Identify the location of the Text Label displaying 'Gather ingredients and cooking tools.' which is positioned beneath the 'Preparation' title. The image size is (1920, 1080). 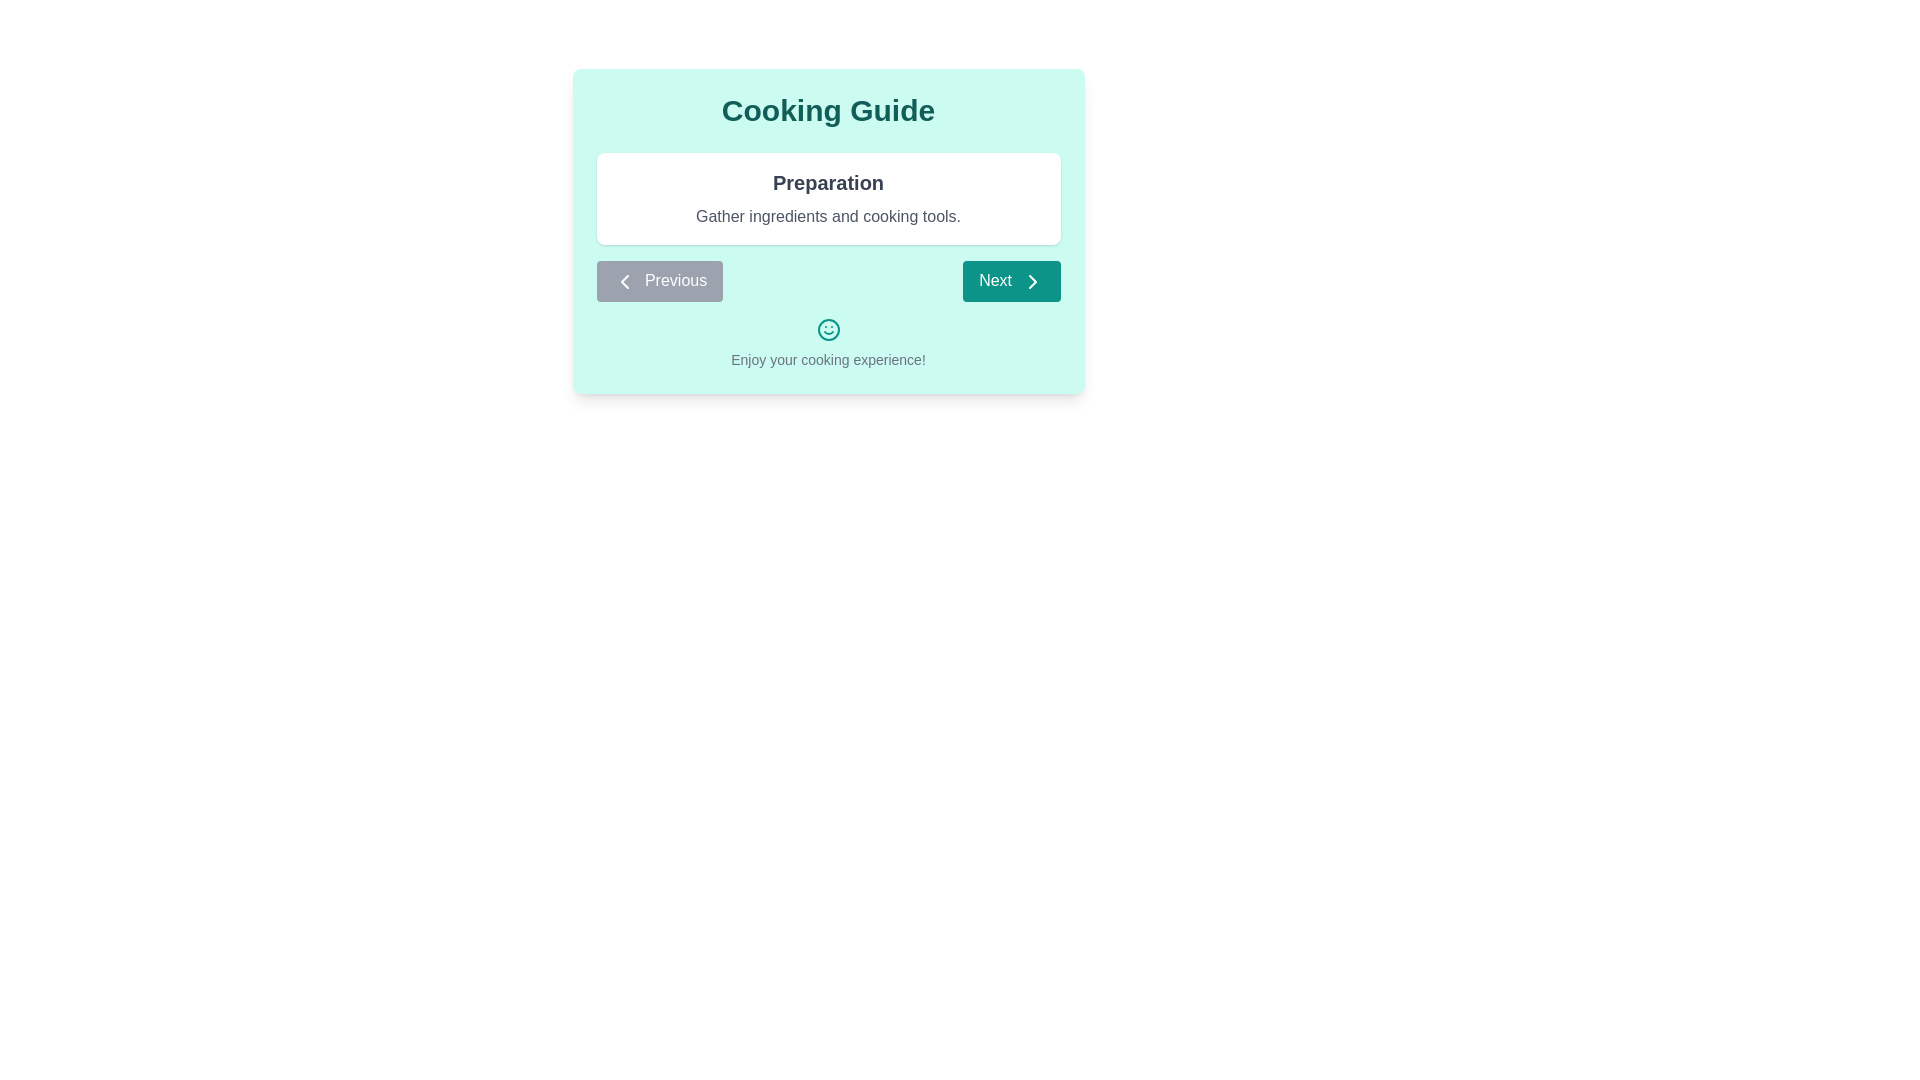
(828, 216).